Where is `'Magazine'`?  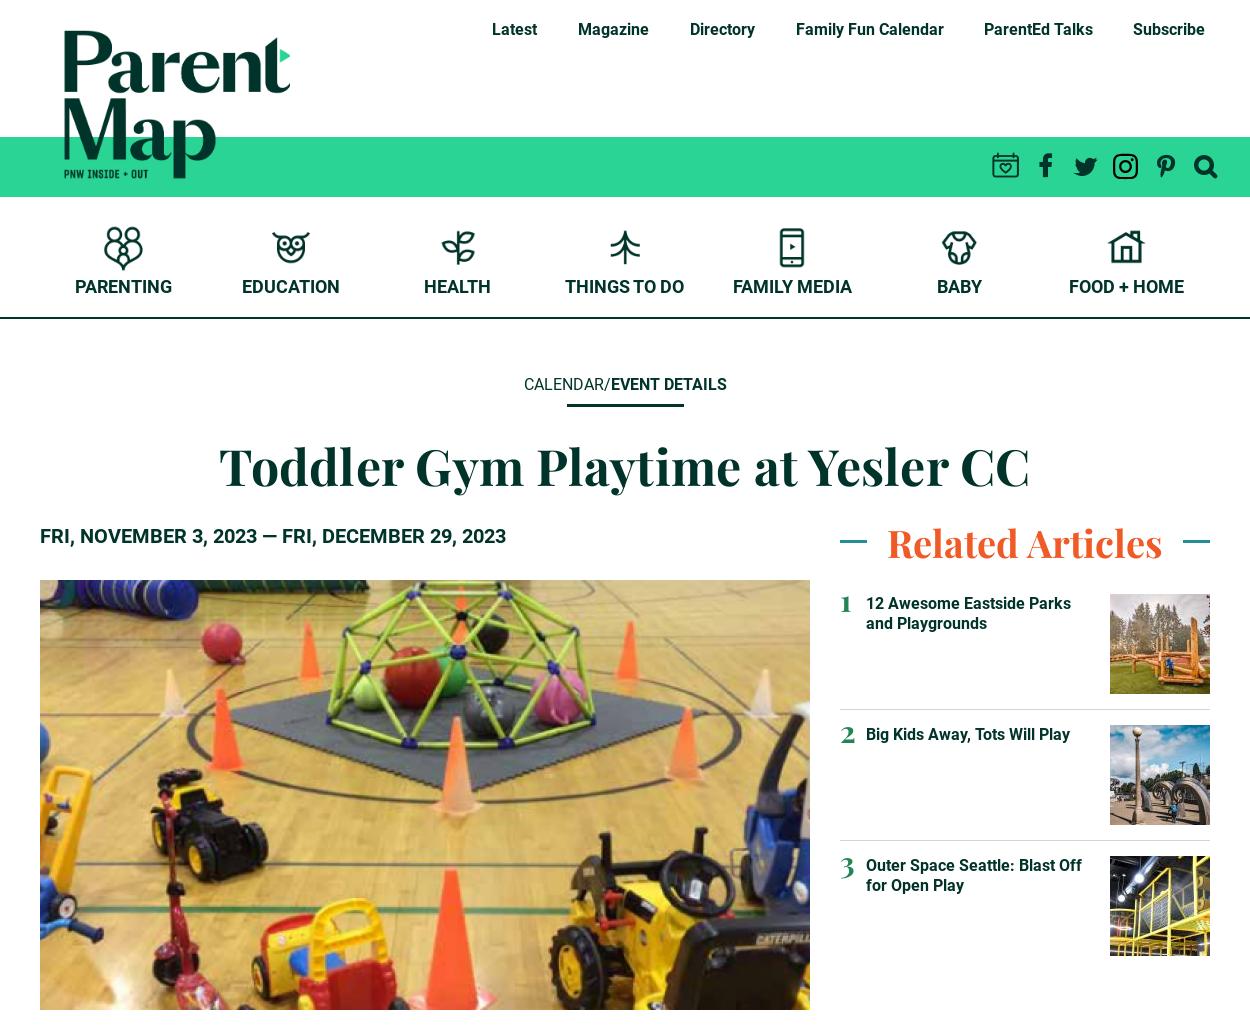 'Magazine' is located at coordinates (577, 29).